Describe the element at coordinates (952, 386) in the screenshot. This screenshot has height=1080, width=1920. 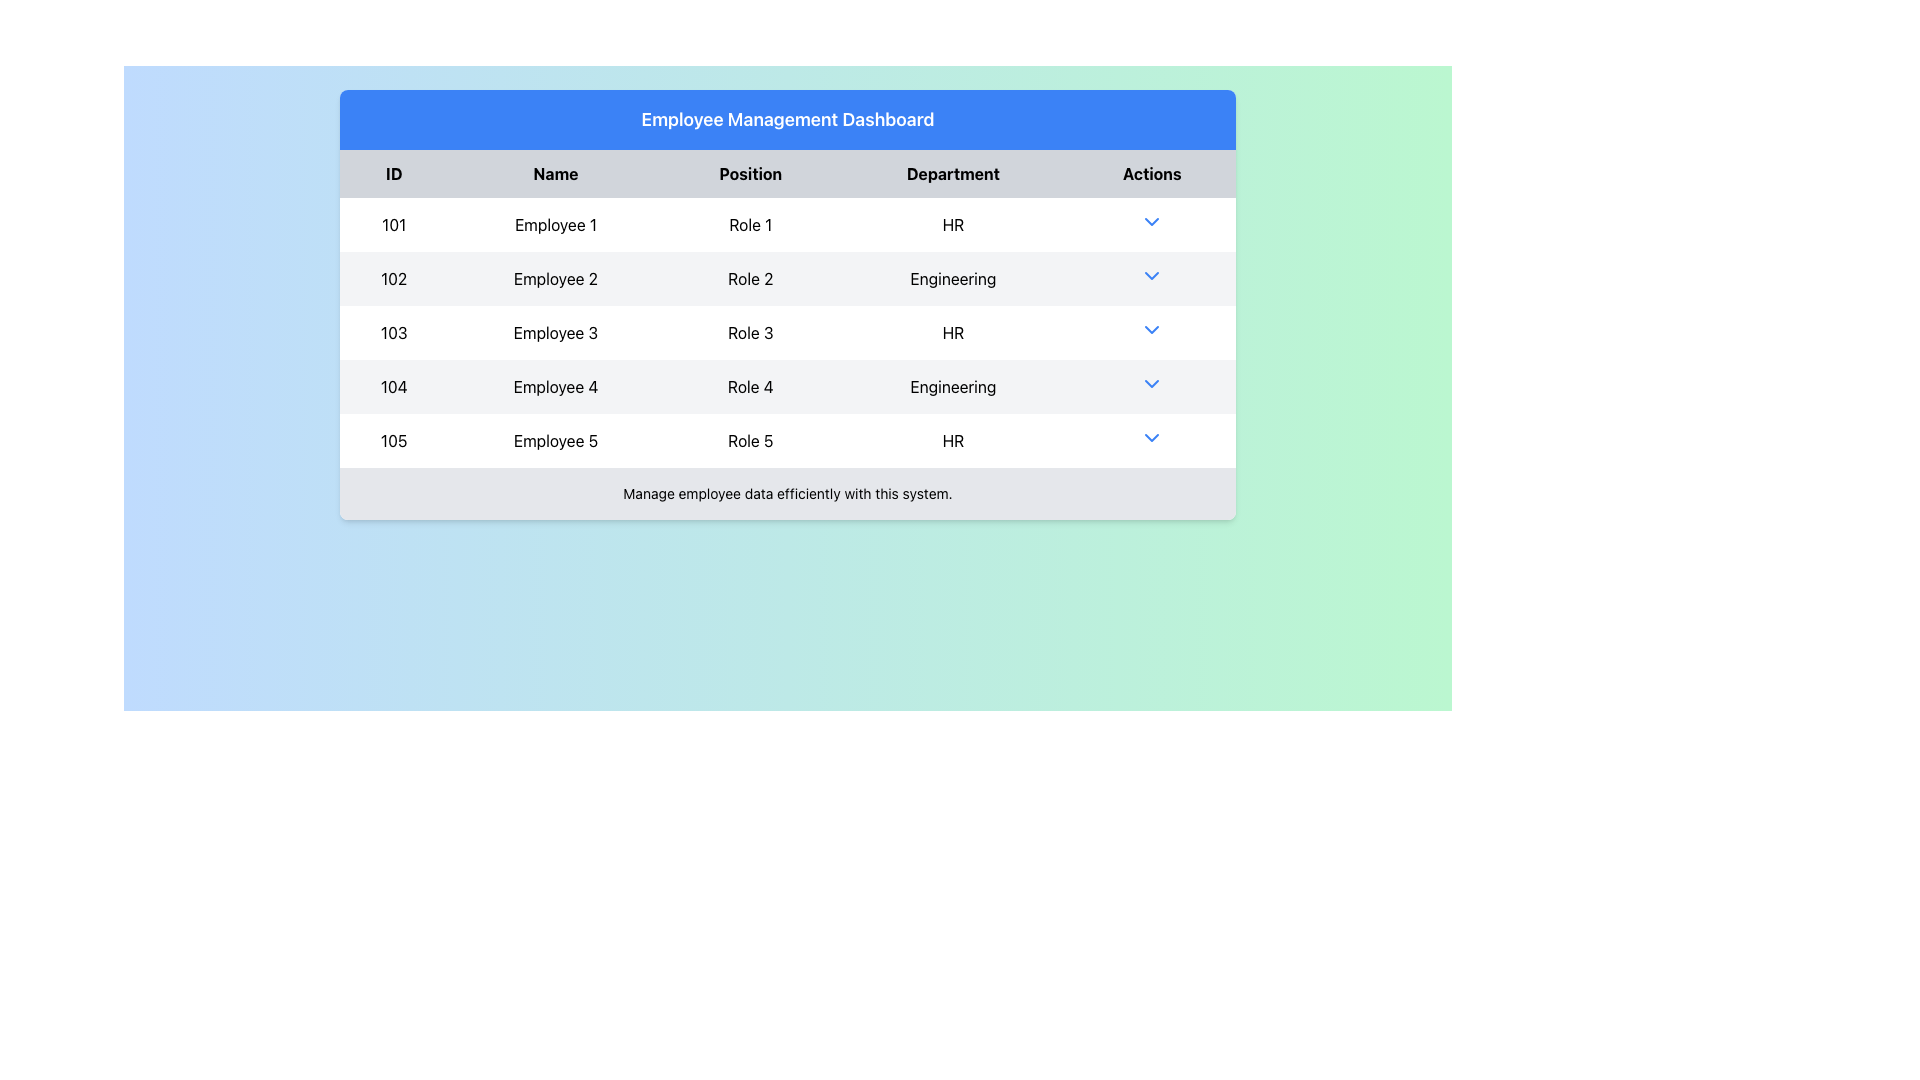
I see `the 'Engineering' text label in the table row for 'Employee 4', which is the fourth cell under the 'Department' column` at that location.